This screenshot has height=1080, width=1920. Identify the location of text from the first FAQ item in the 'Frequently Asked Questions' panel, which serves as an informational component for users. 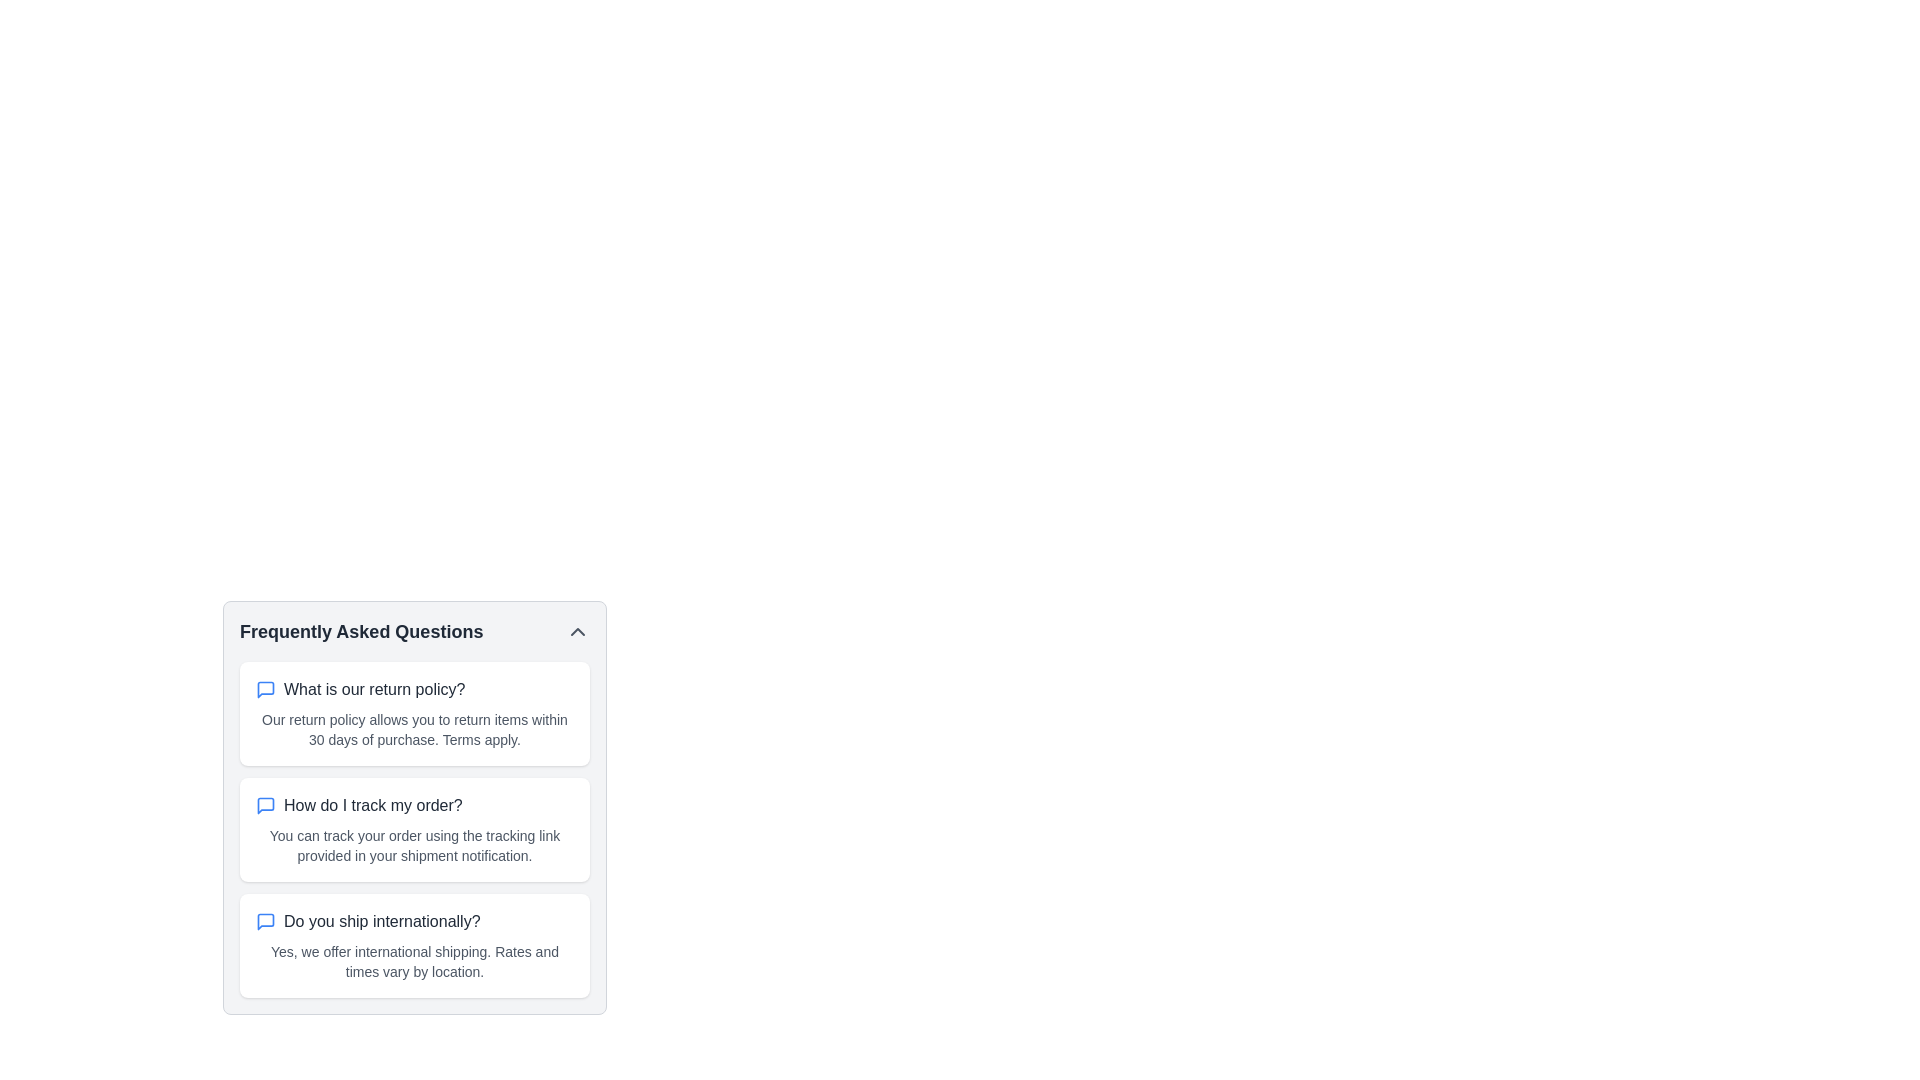
(413, 829).